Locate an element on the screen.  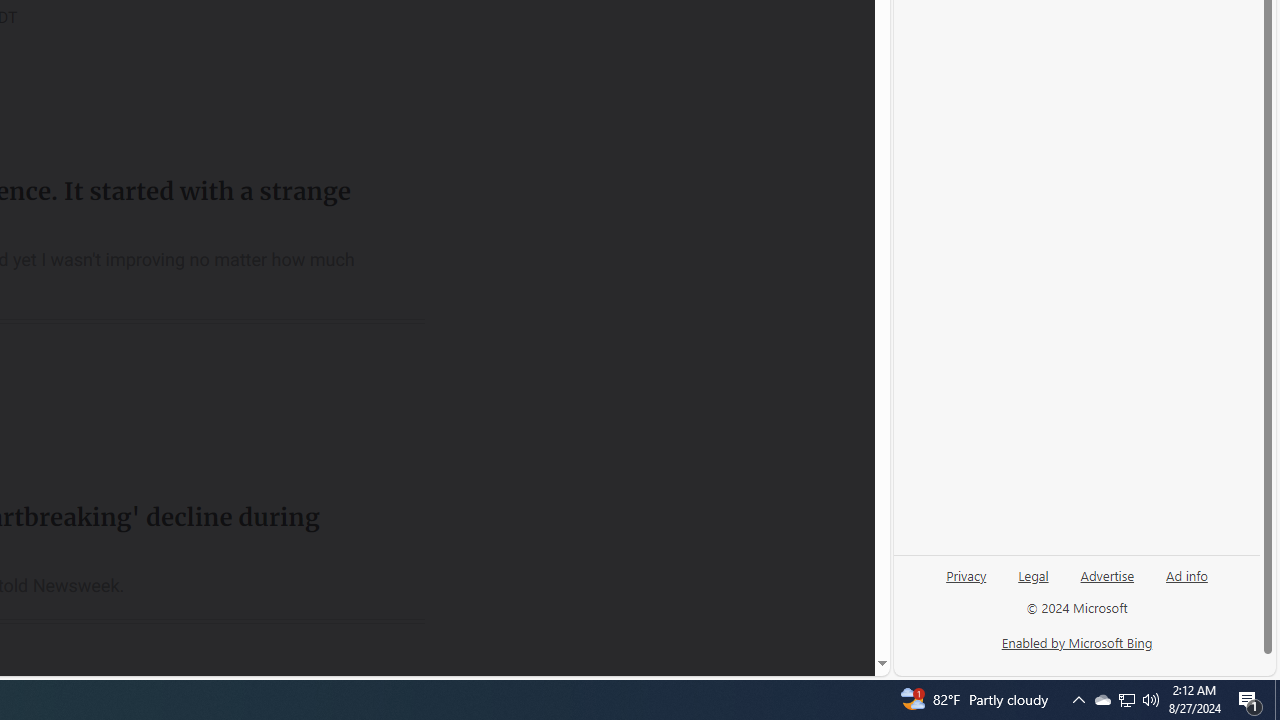
'Advertise' is located at coordinates (1106, 583).